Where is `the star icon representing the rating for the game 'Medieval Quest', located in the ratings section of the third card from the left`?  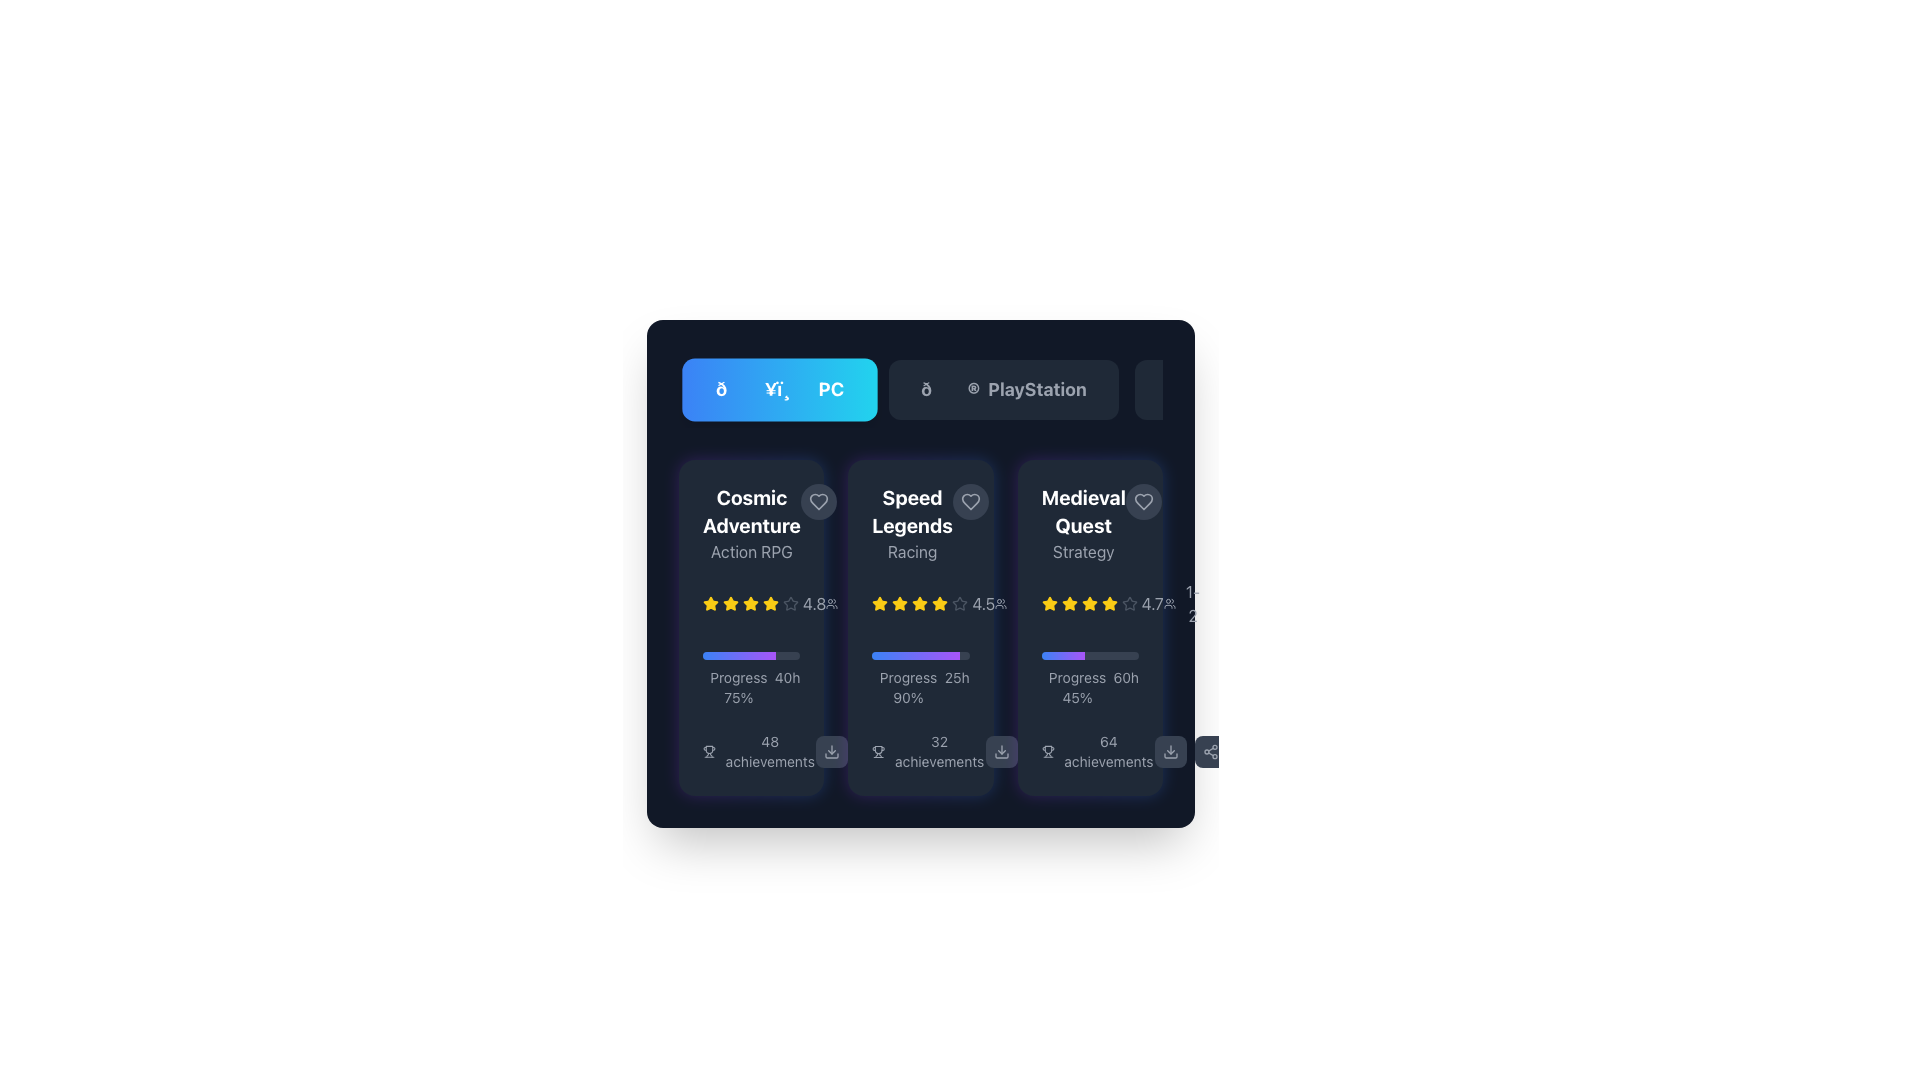
the star icon representing the rating for the game 'Medieval Quest', located in the ratings section of the third card from the left is located at coordinates (1048, 602).